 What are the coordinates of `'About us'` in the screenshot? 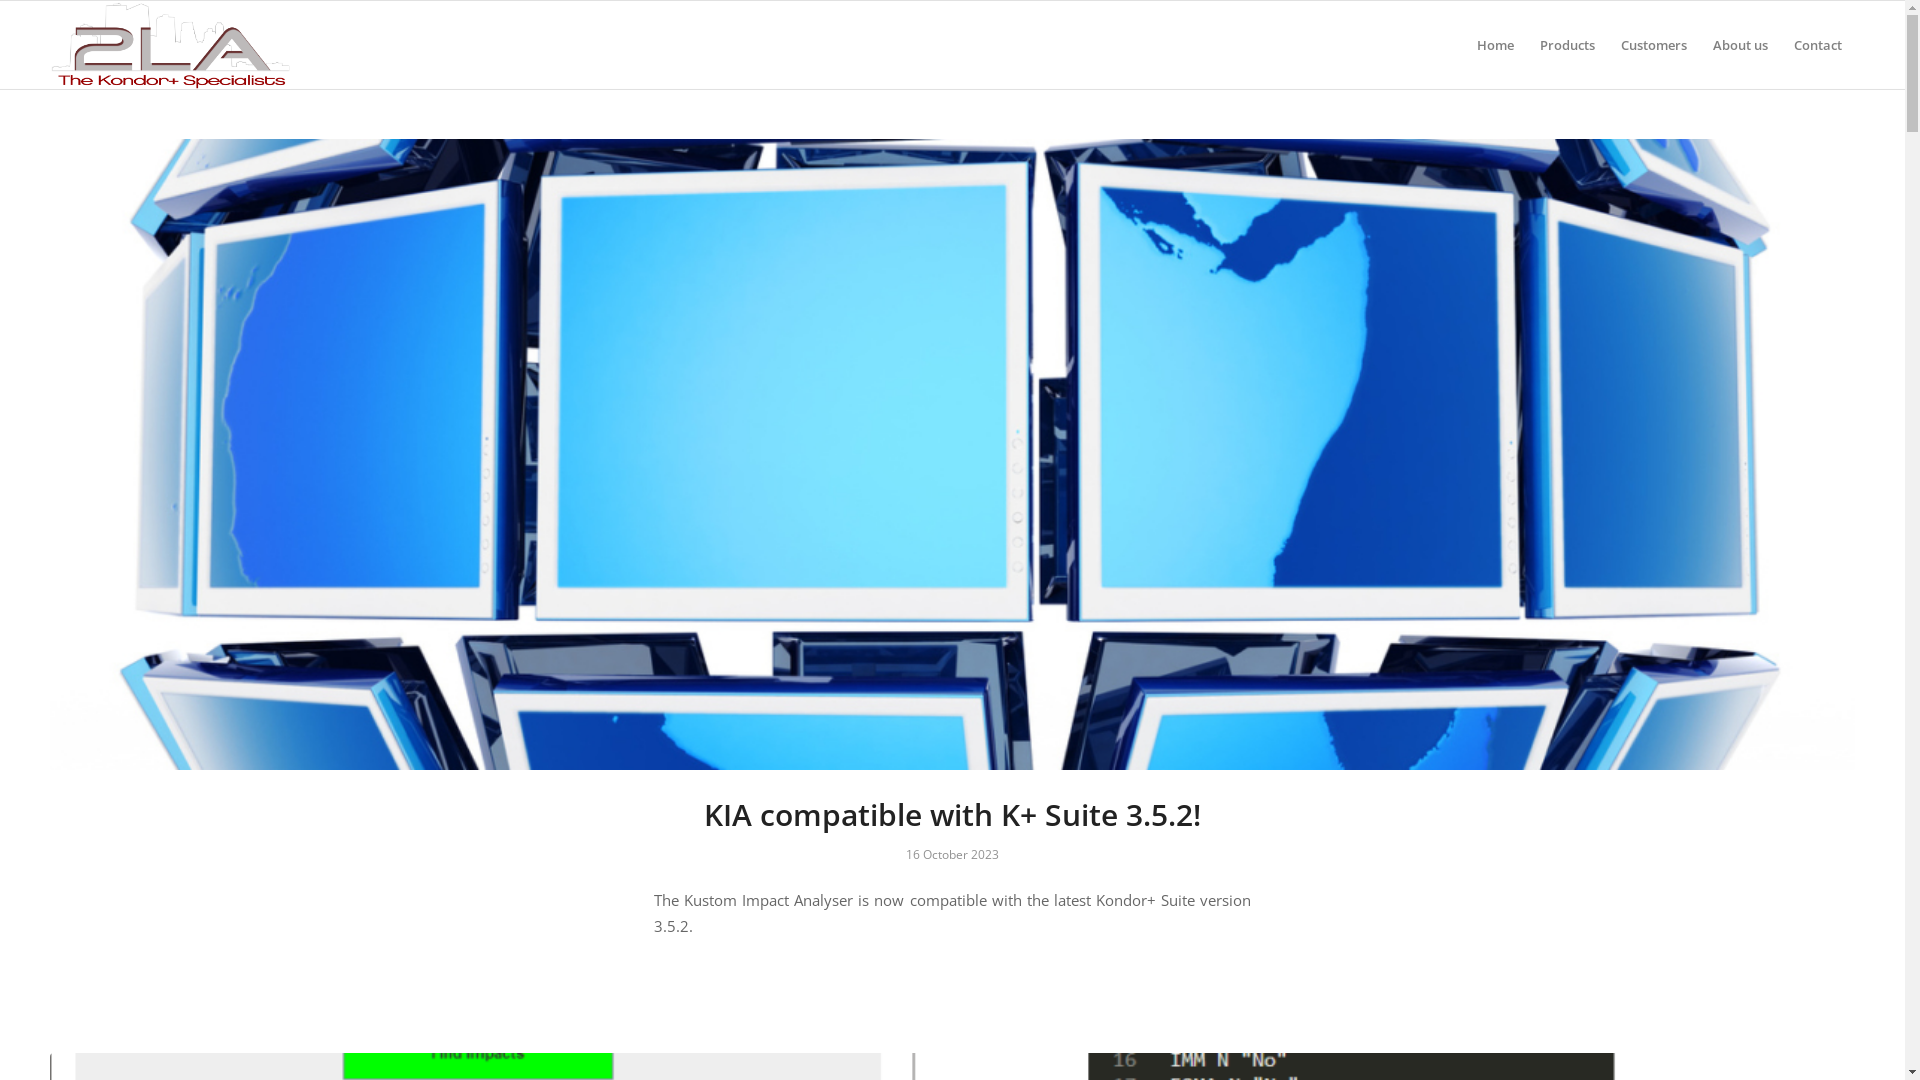 It's located at (1739, 45).